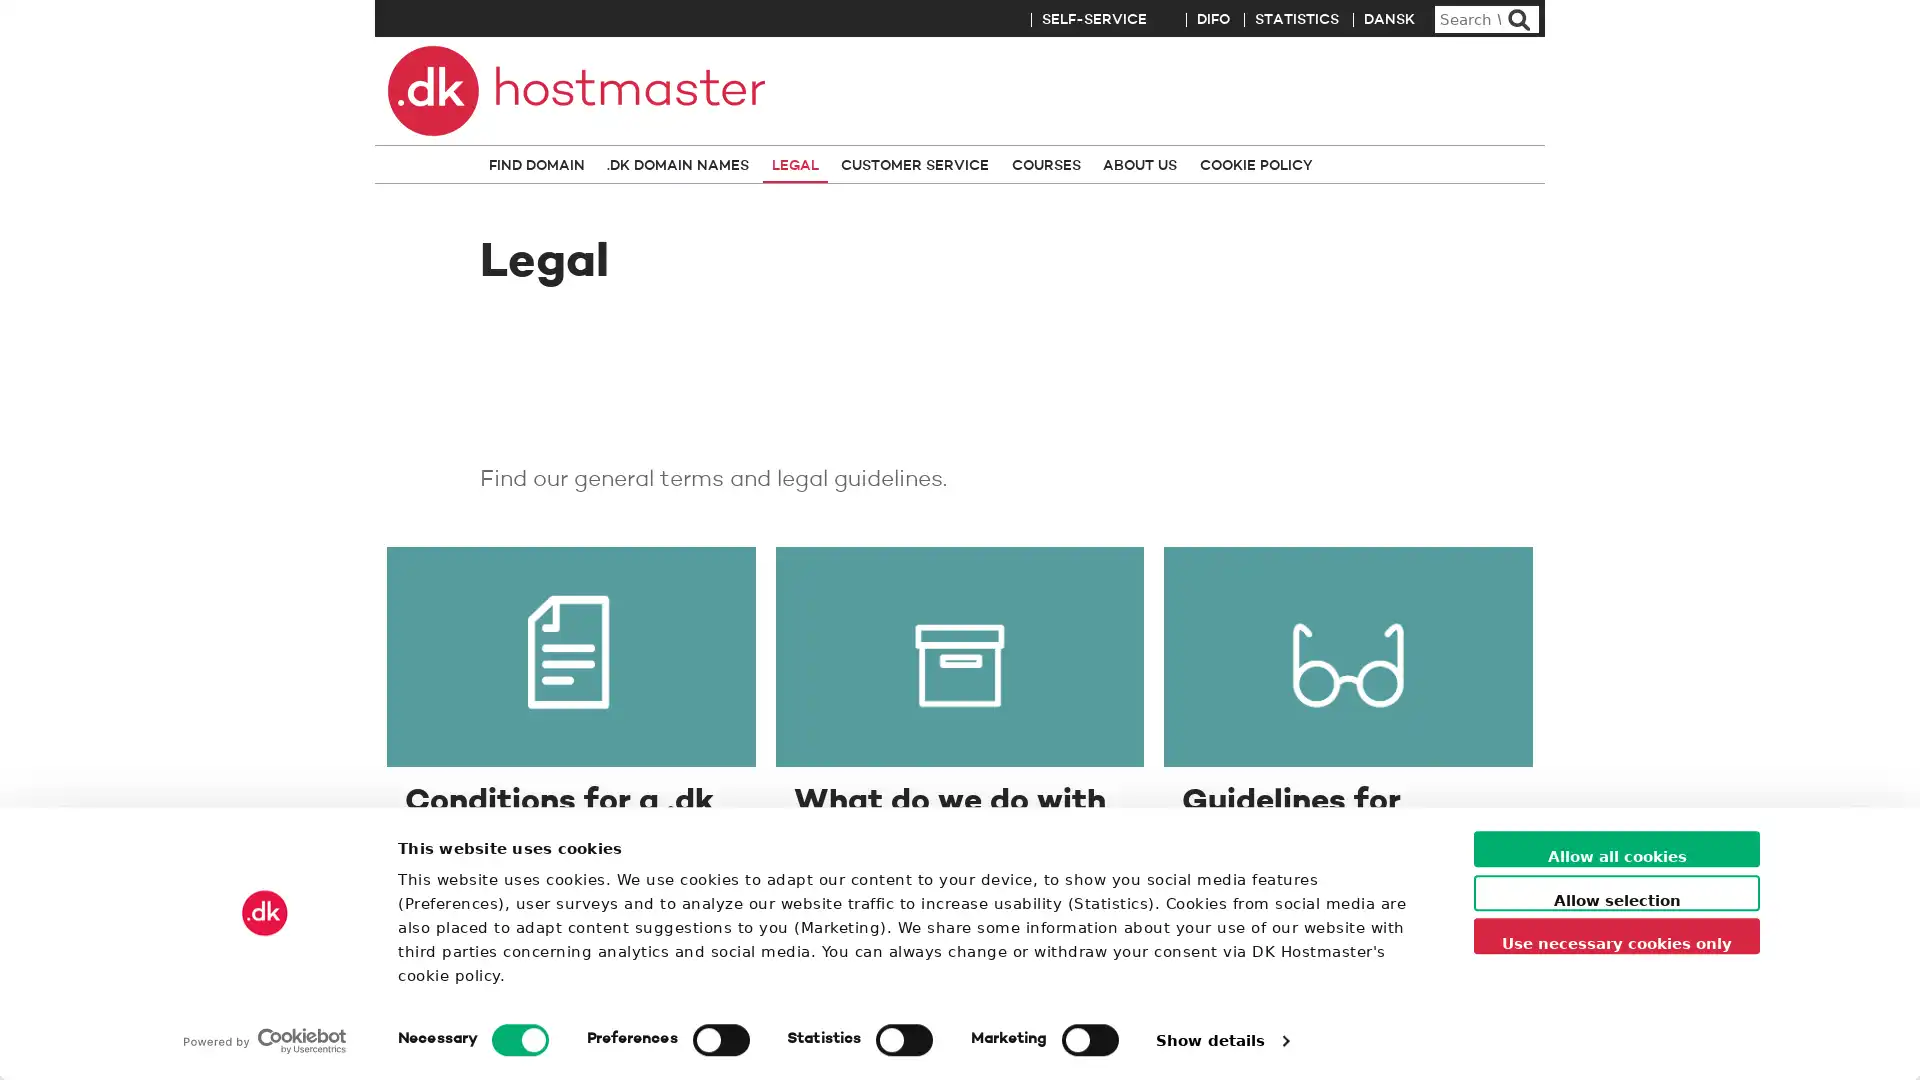 This screenshot has height=1080, width=1920. Describe the element at coordinates (1617, 848) in the screenshot. I see `Allow all cookies` at that location.